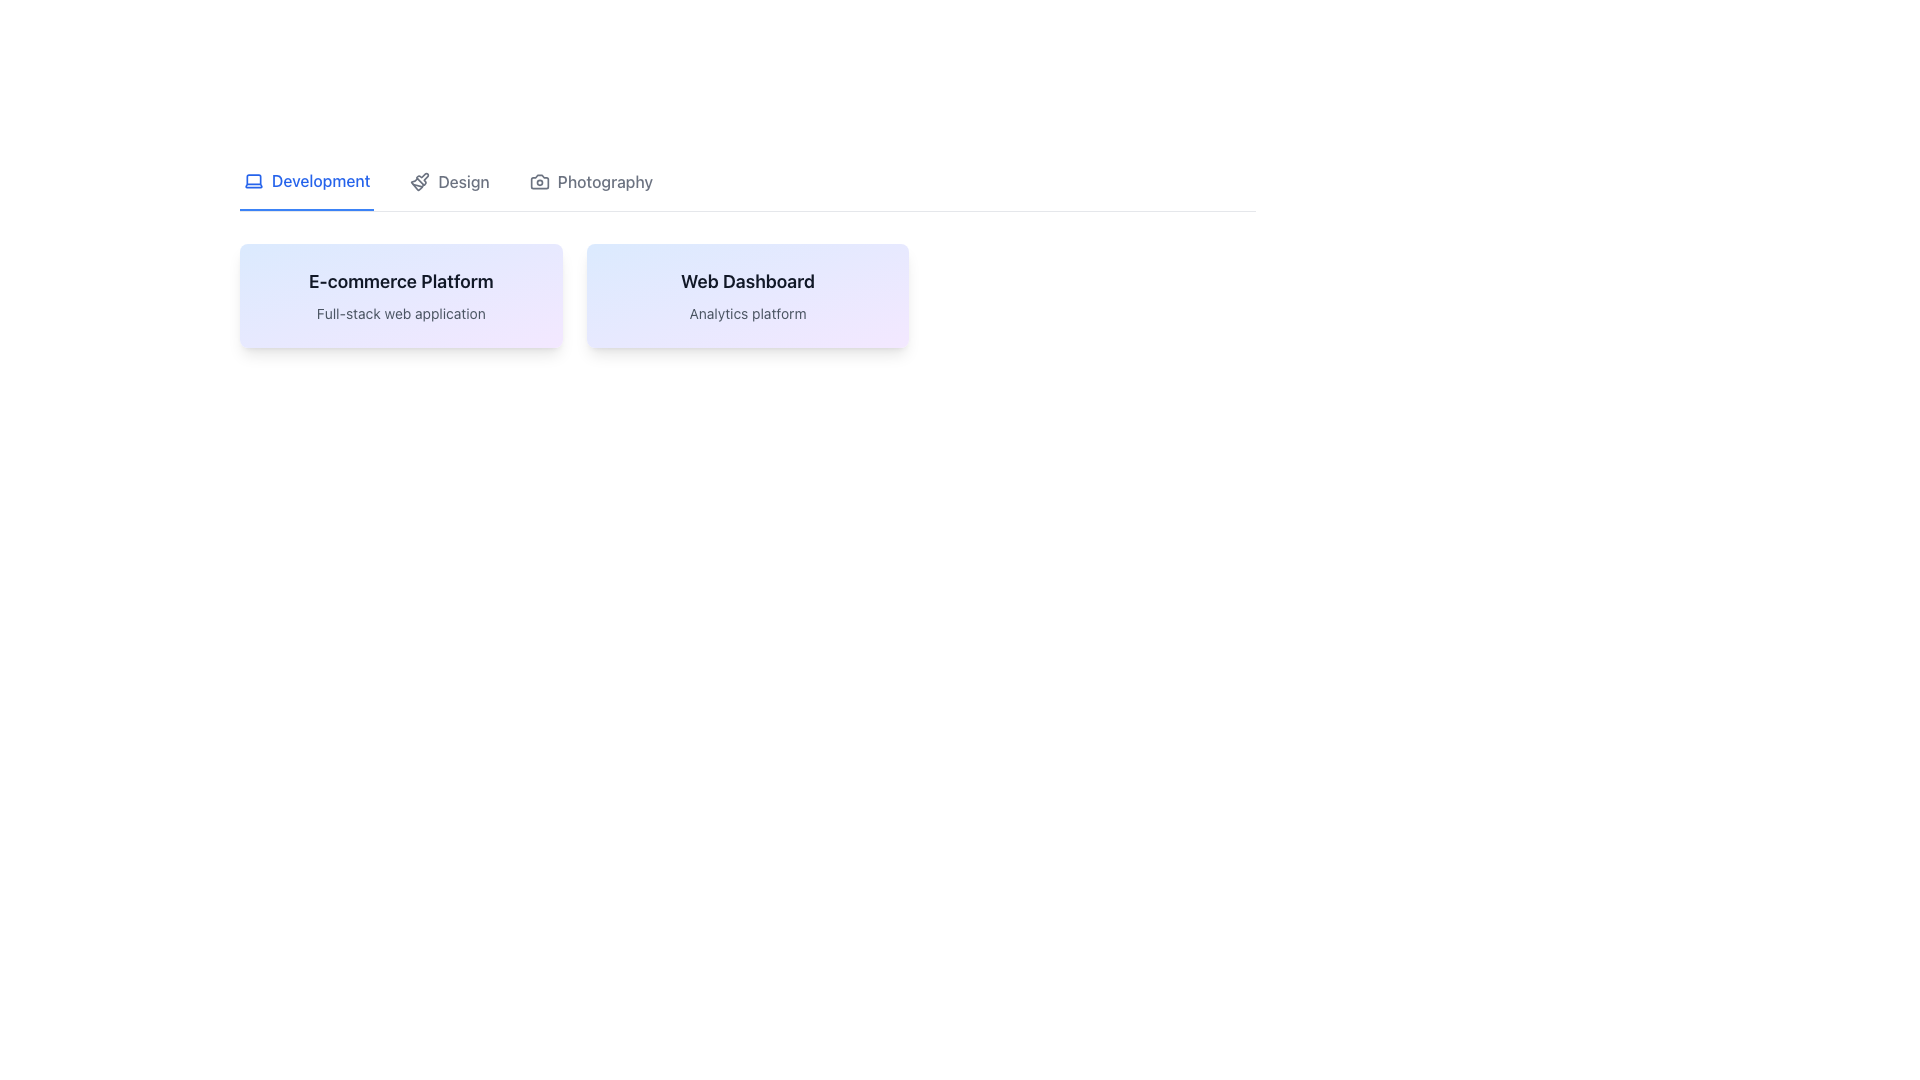 The width and height of the screenshot is (1920, 1080). I want to click on the Text label that serves as the title or heading for the 'Web Dashboard', positioned at the top center of its card layout, so click(747, 281).